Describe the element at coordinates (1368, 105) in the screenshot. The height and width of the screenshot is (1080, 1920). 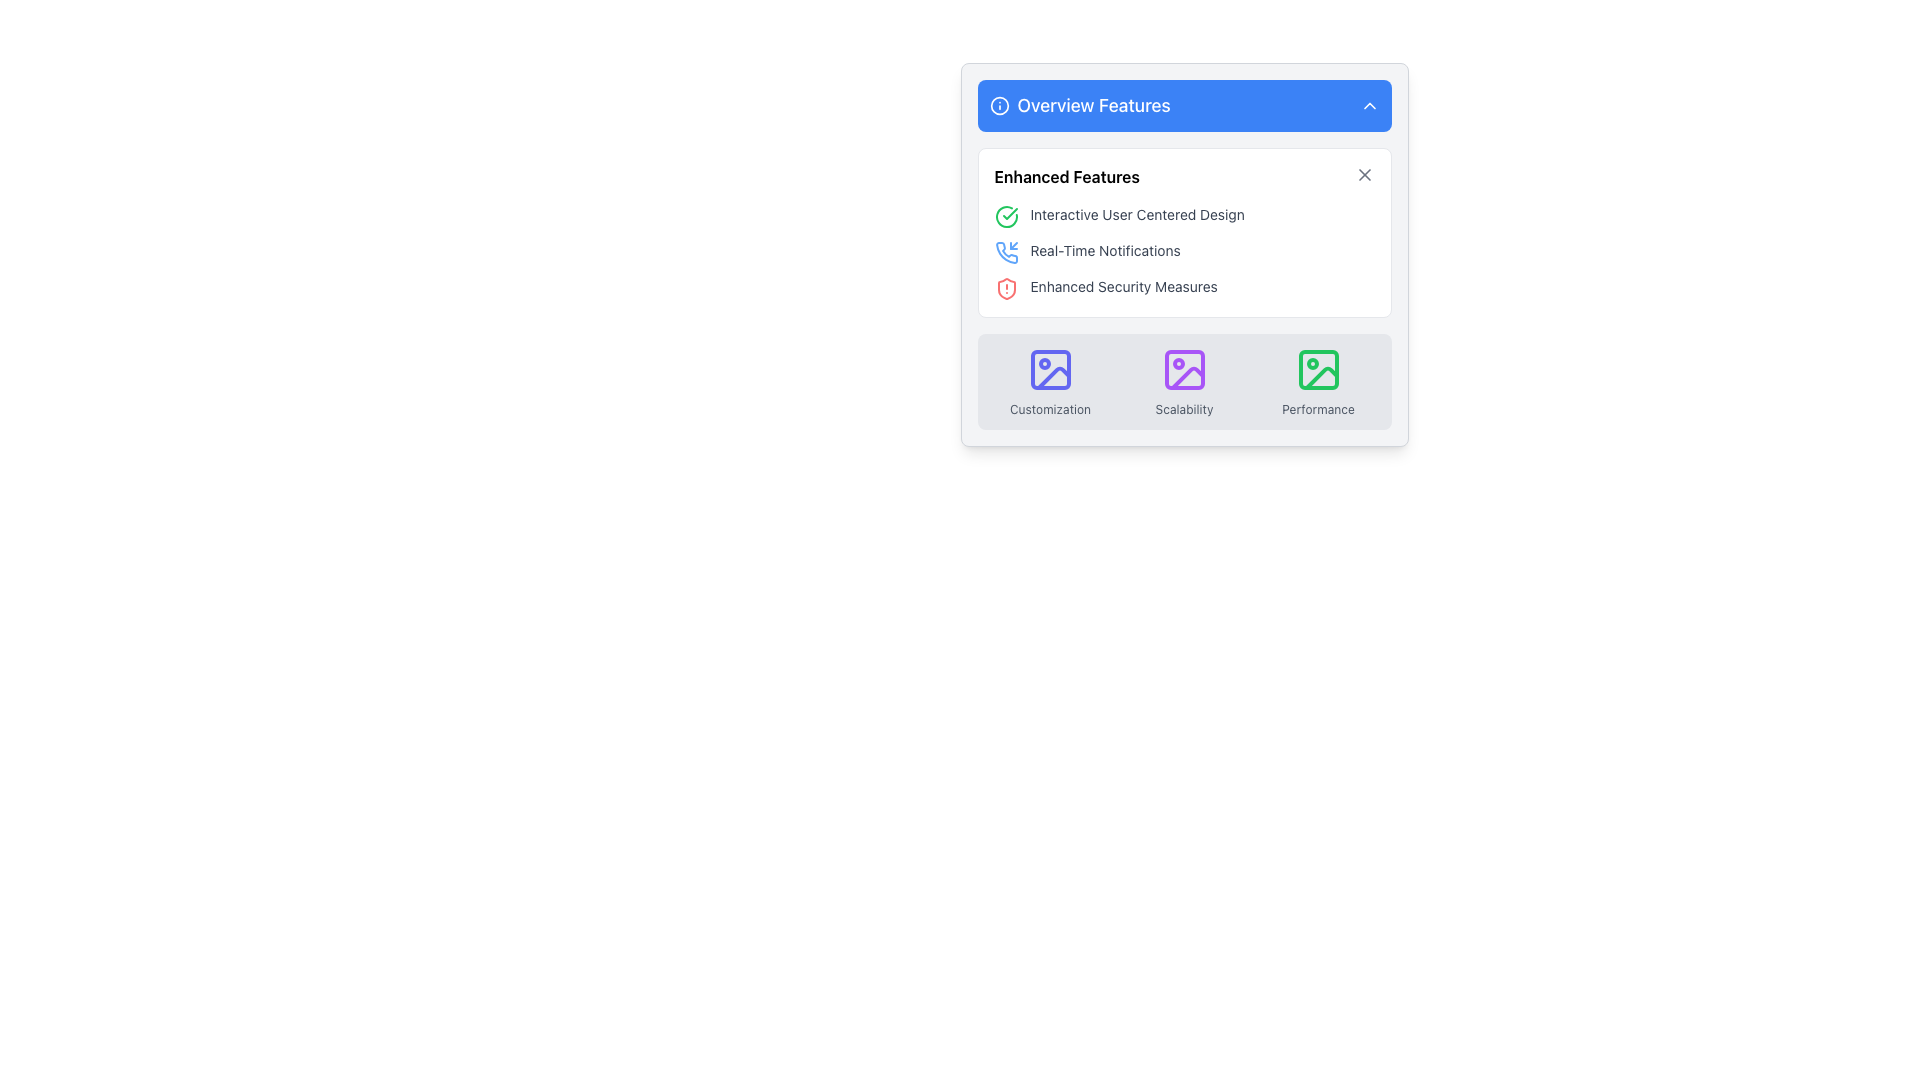
I see `the Chevron Down icon located in the top-right corner of the blue header bar labeled 'Overview Features'` at that location.